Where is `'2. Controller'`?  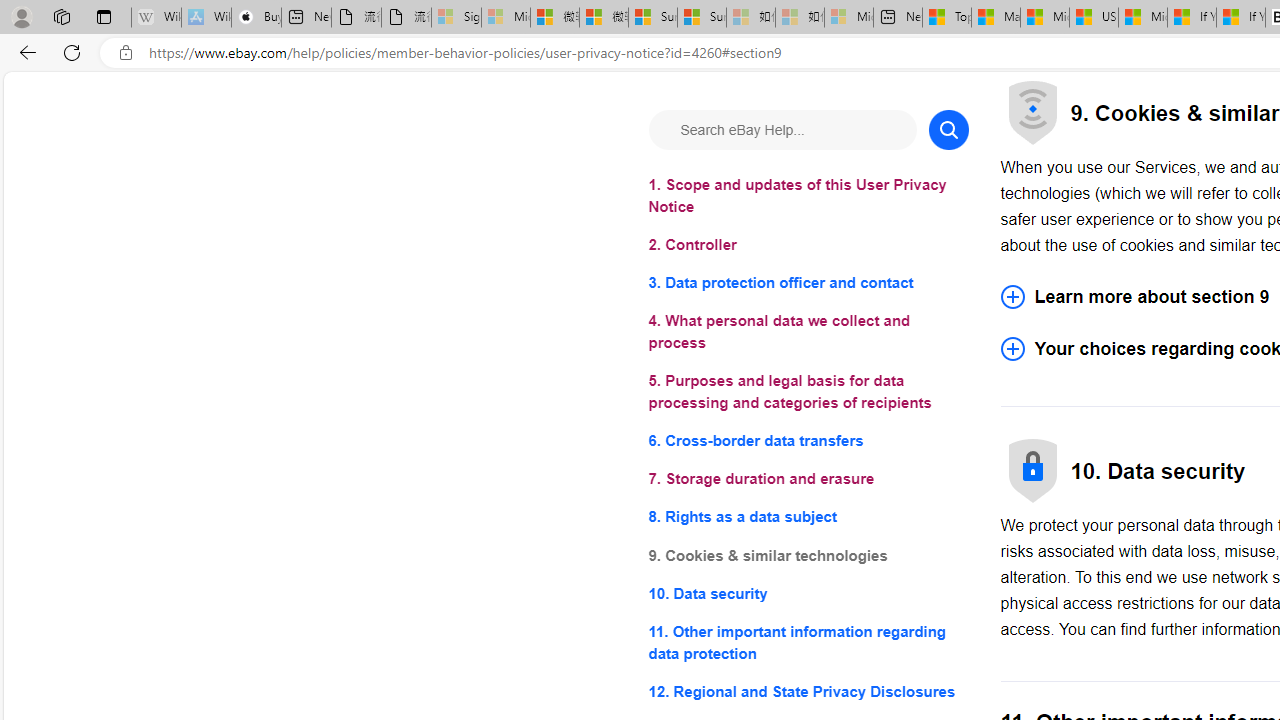 '2. Controller' is located at coordinates (808, 244).